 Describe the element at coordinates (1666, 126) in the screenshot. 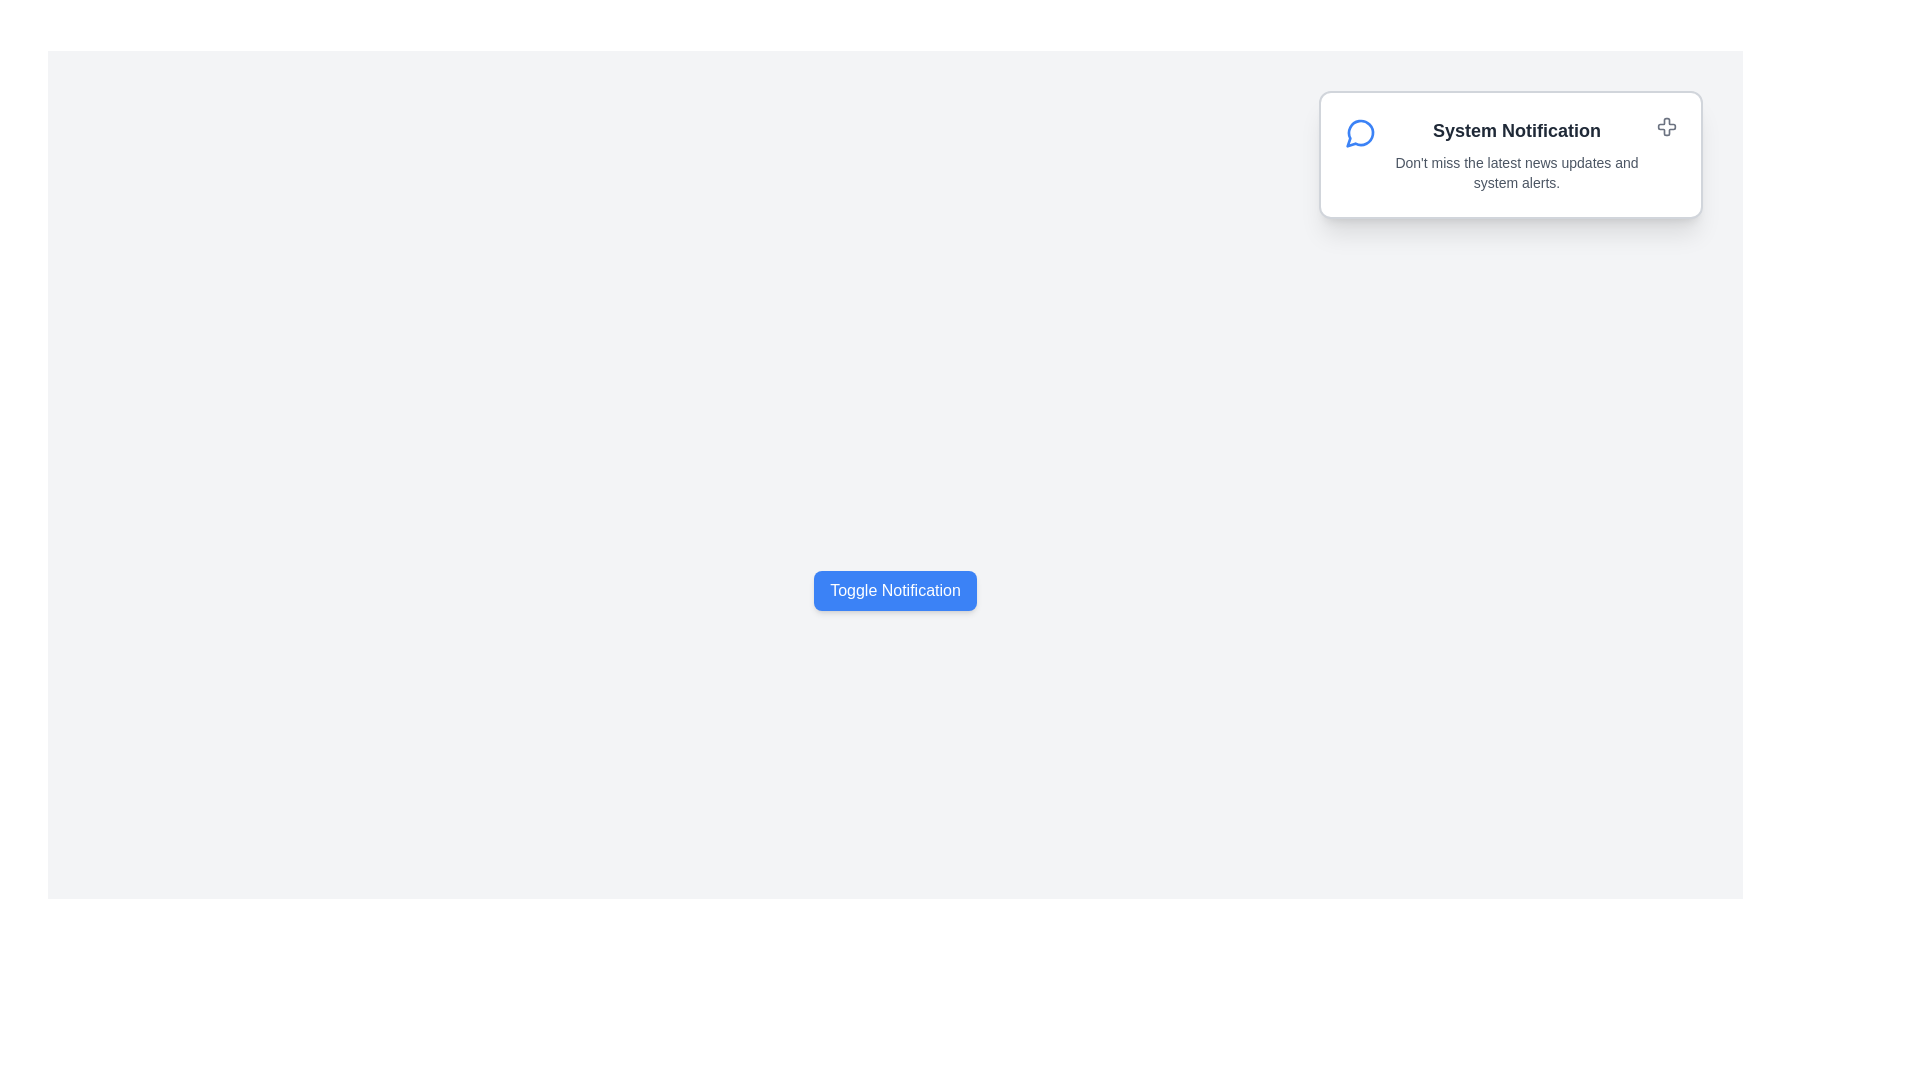

I see `the geometric cross symbol button in the upper-right corner of the 'System Notification' banner` at that location.